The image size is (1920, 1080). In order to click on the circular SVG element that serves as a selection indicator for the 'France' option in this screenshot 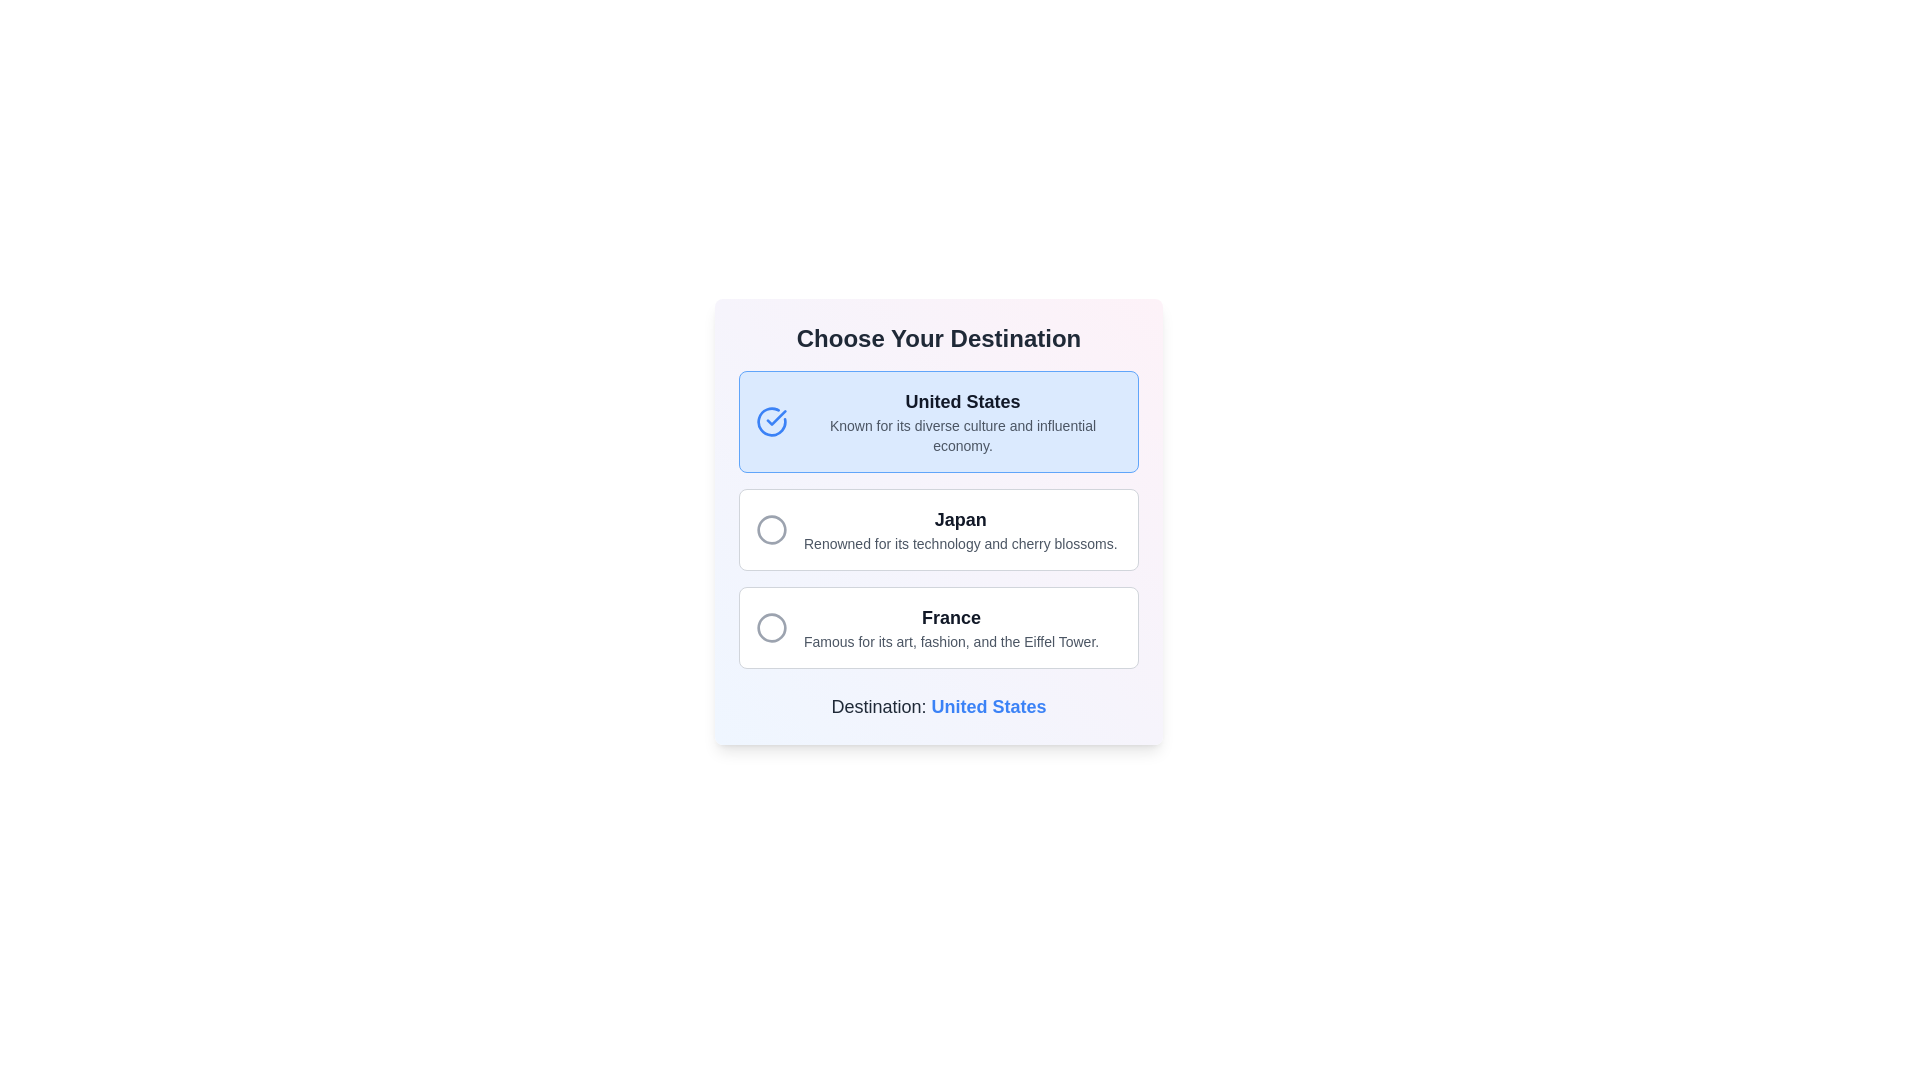, I will do `click(771, 627)`.